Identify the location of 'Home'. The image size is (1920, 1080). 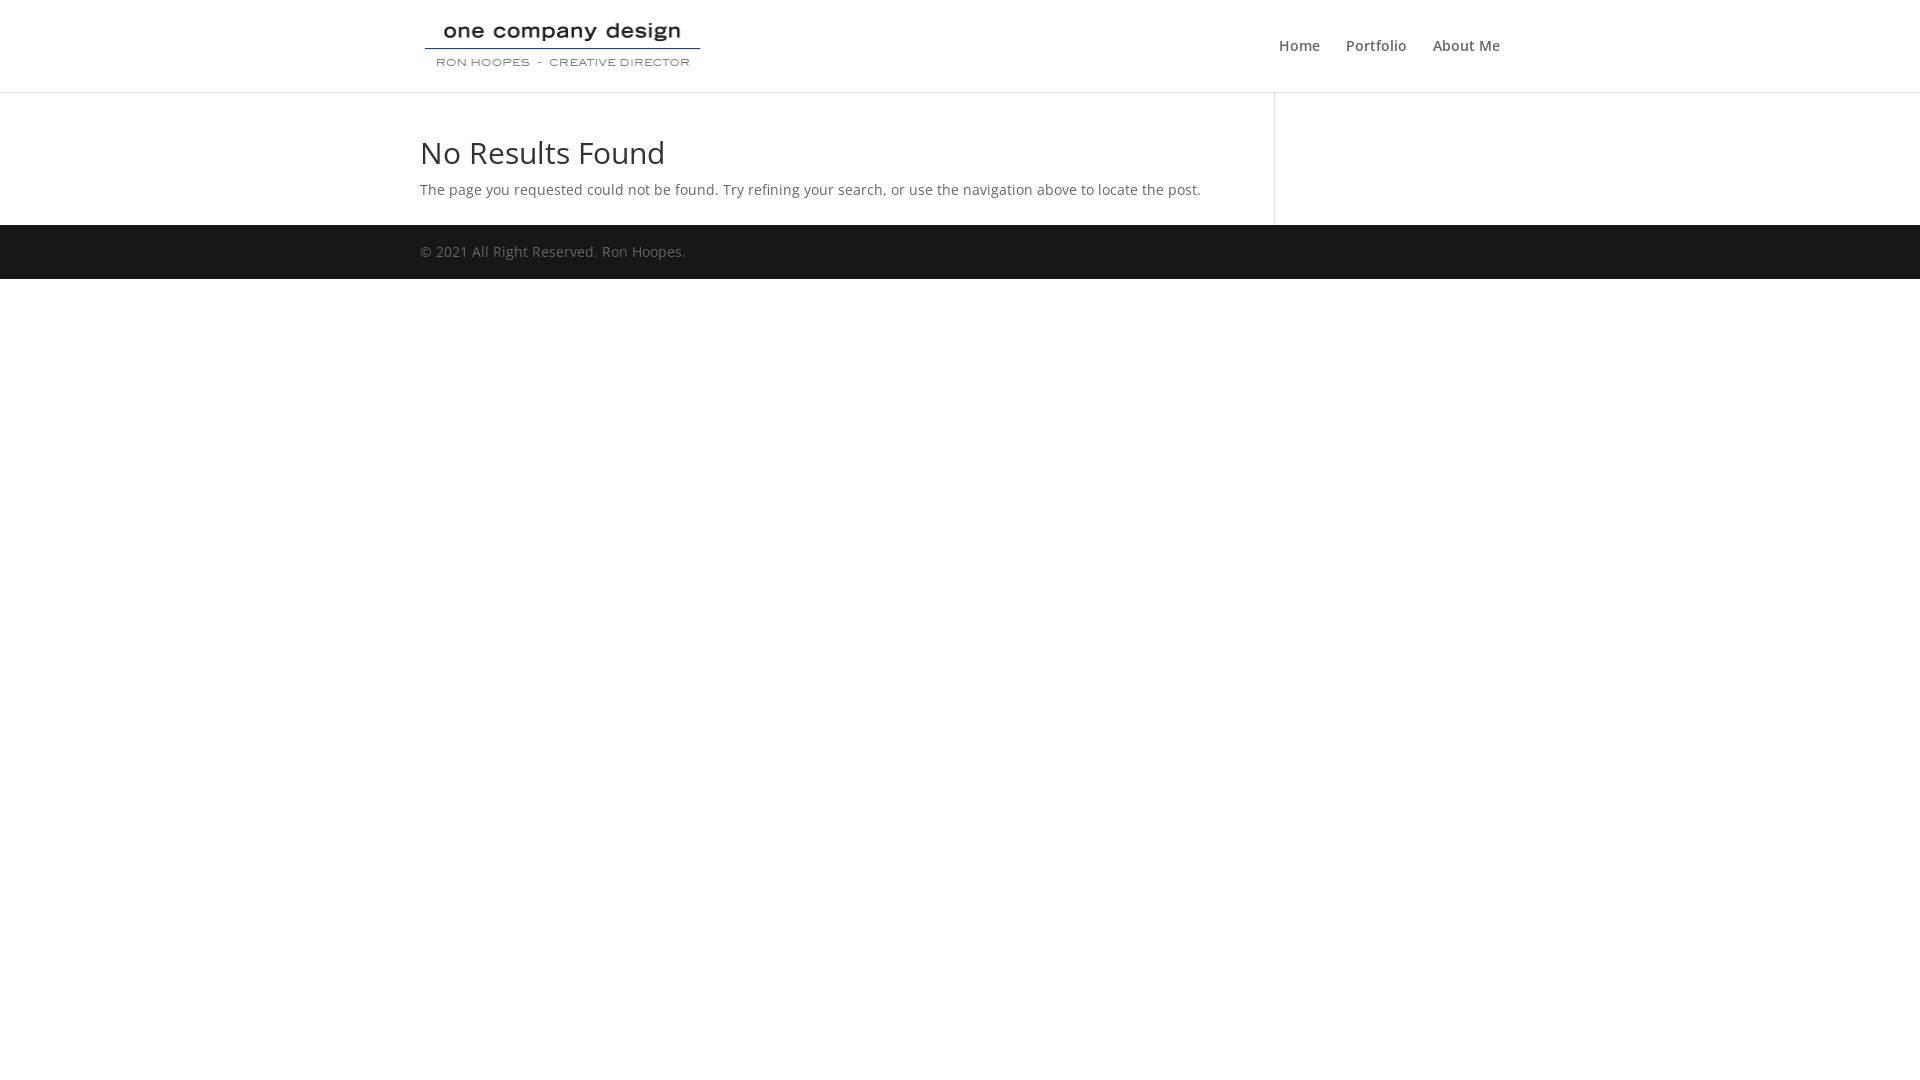
(1277, 64).